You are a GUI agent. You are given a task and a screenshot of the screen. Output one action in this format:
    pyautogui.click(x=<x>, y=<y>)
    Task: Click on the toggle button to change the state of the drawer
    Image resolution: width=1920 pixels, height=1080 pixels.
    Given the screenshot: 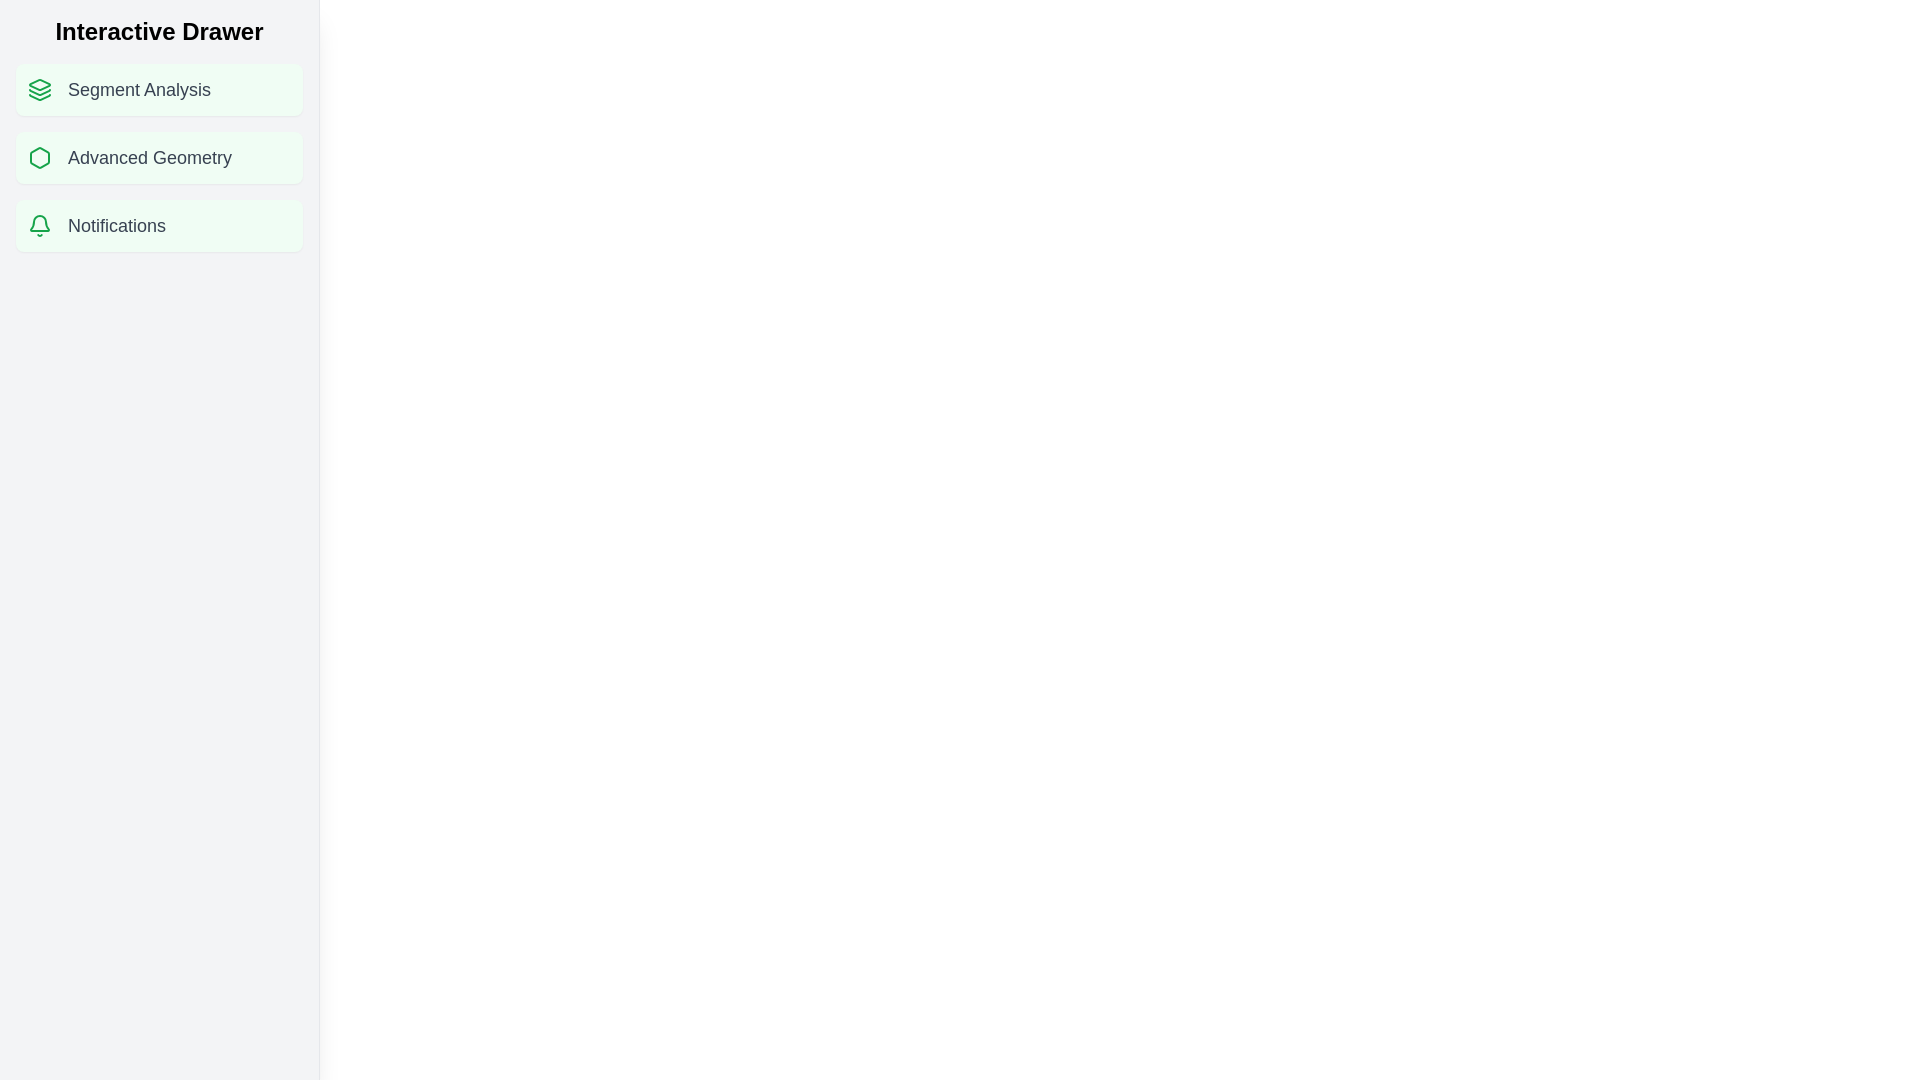 What is the action you would take?
    pyautogui.click(x=39, y=39)
    